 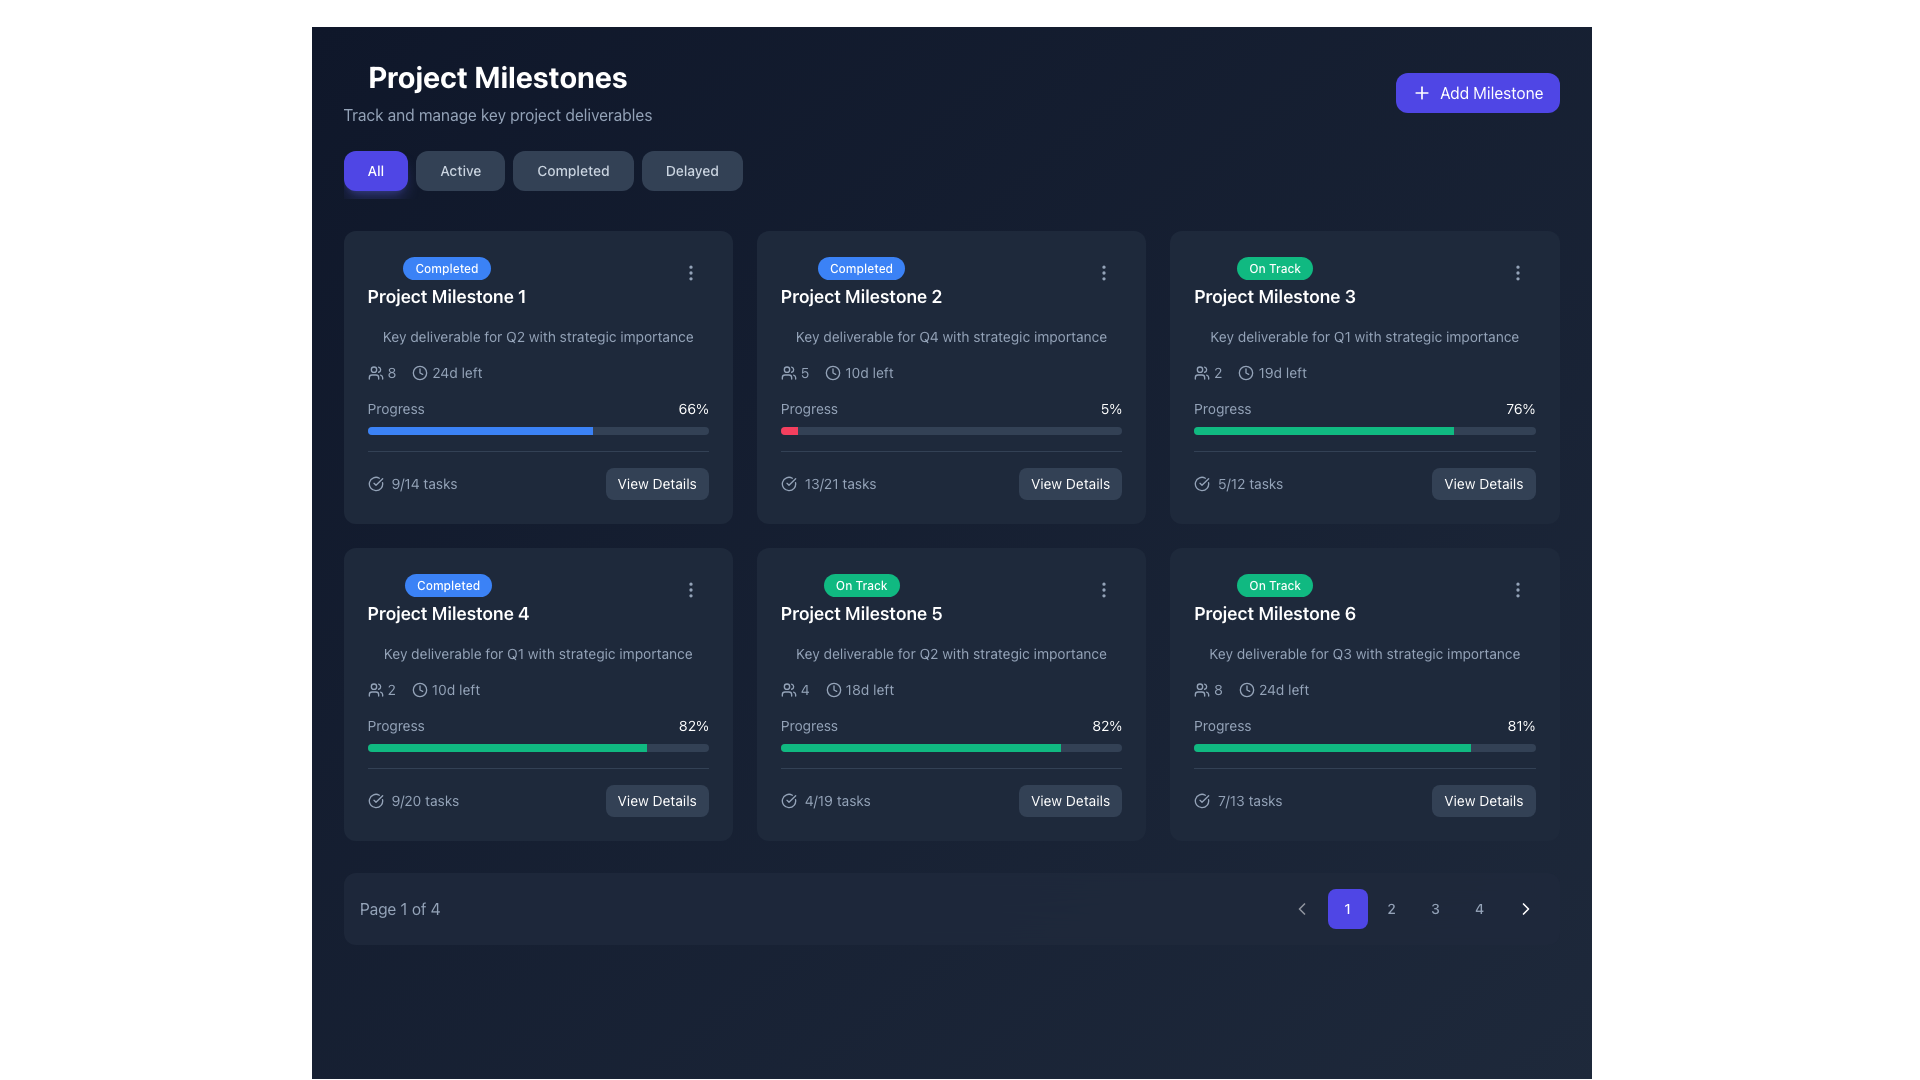 I want to click on the text-based element comprising a headline and a subtitle that informs users about managing and tracking project deliverables, located at the top-left section of the interface, so click(x=497, y=92).